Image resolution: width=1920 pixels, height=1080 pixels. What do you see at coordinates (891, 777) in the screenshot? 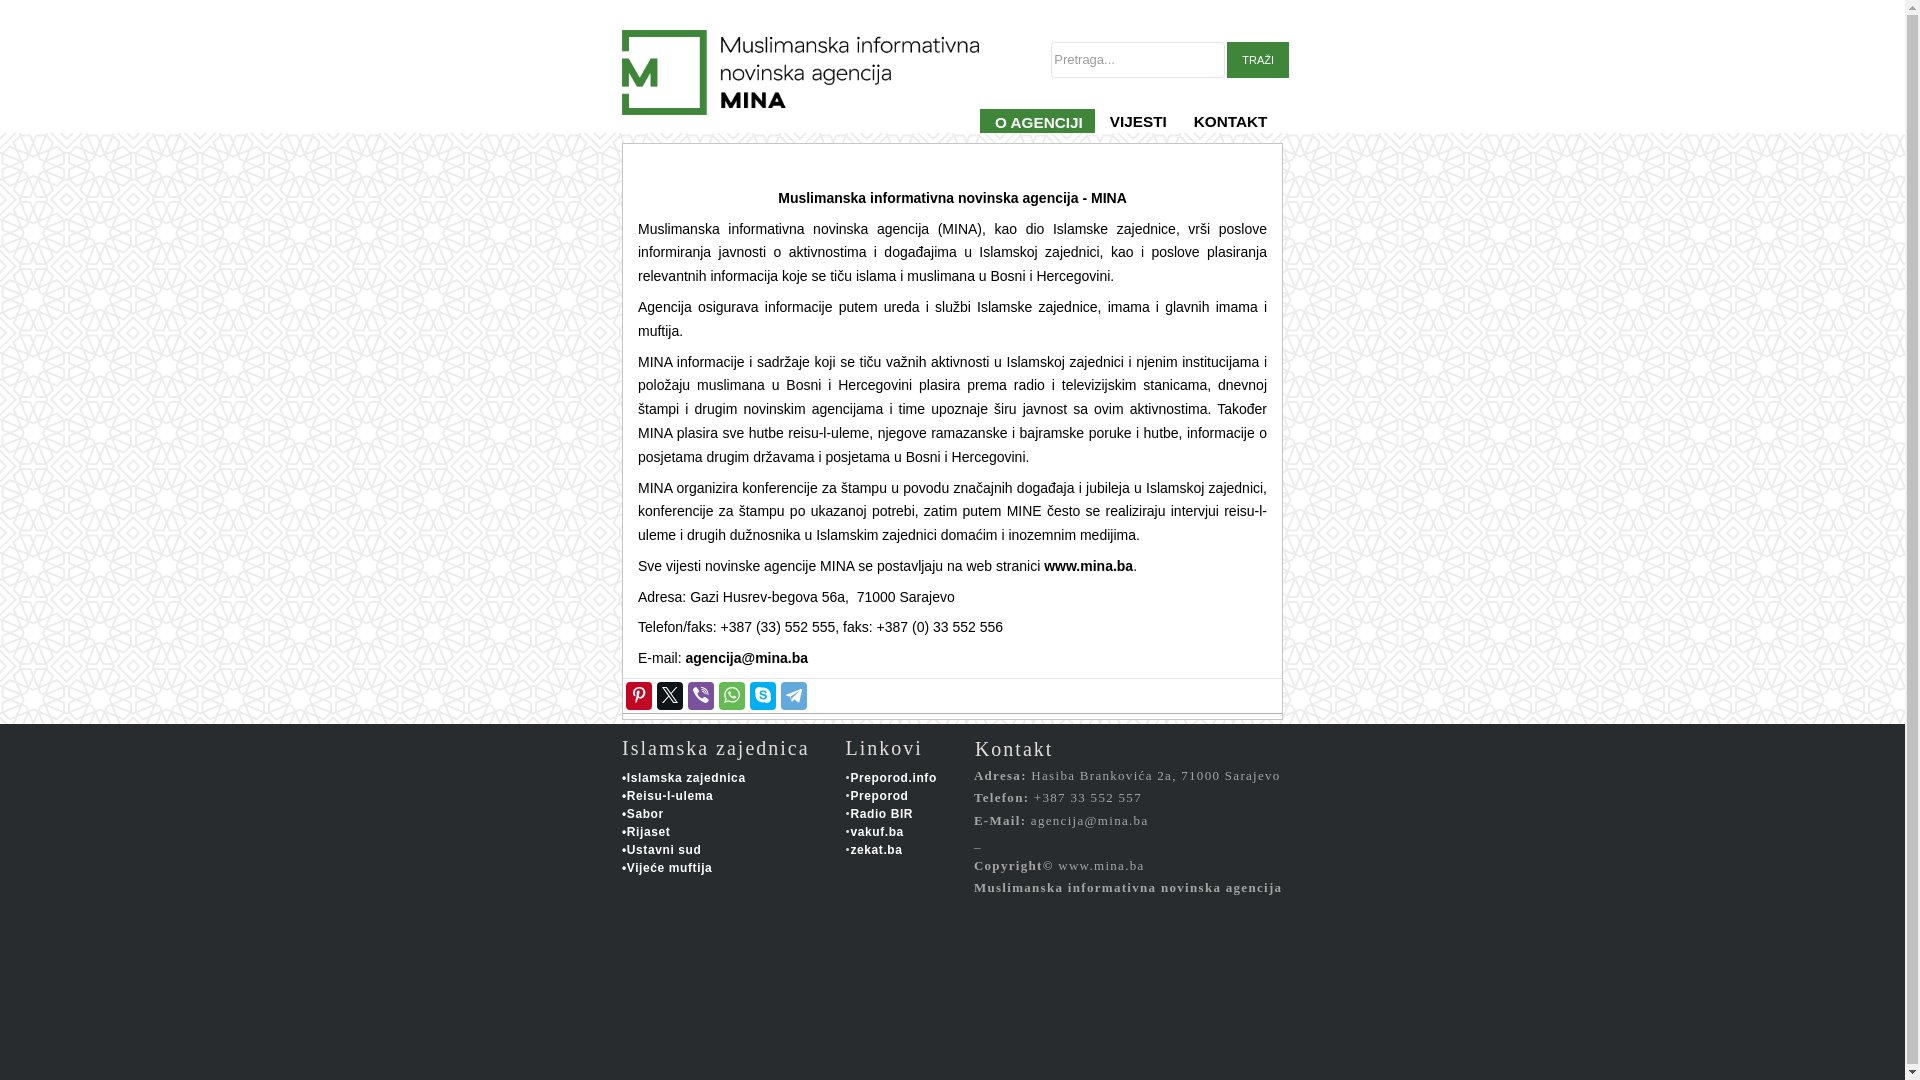
I see `'Preporod.info'` at bounding box center [891, 777].